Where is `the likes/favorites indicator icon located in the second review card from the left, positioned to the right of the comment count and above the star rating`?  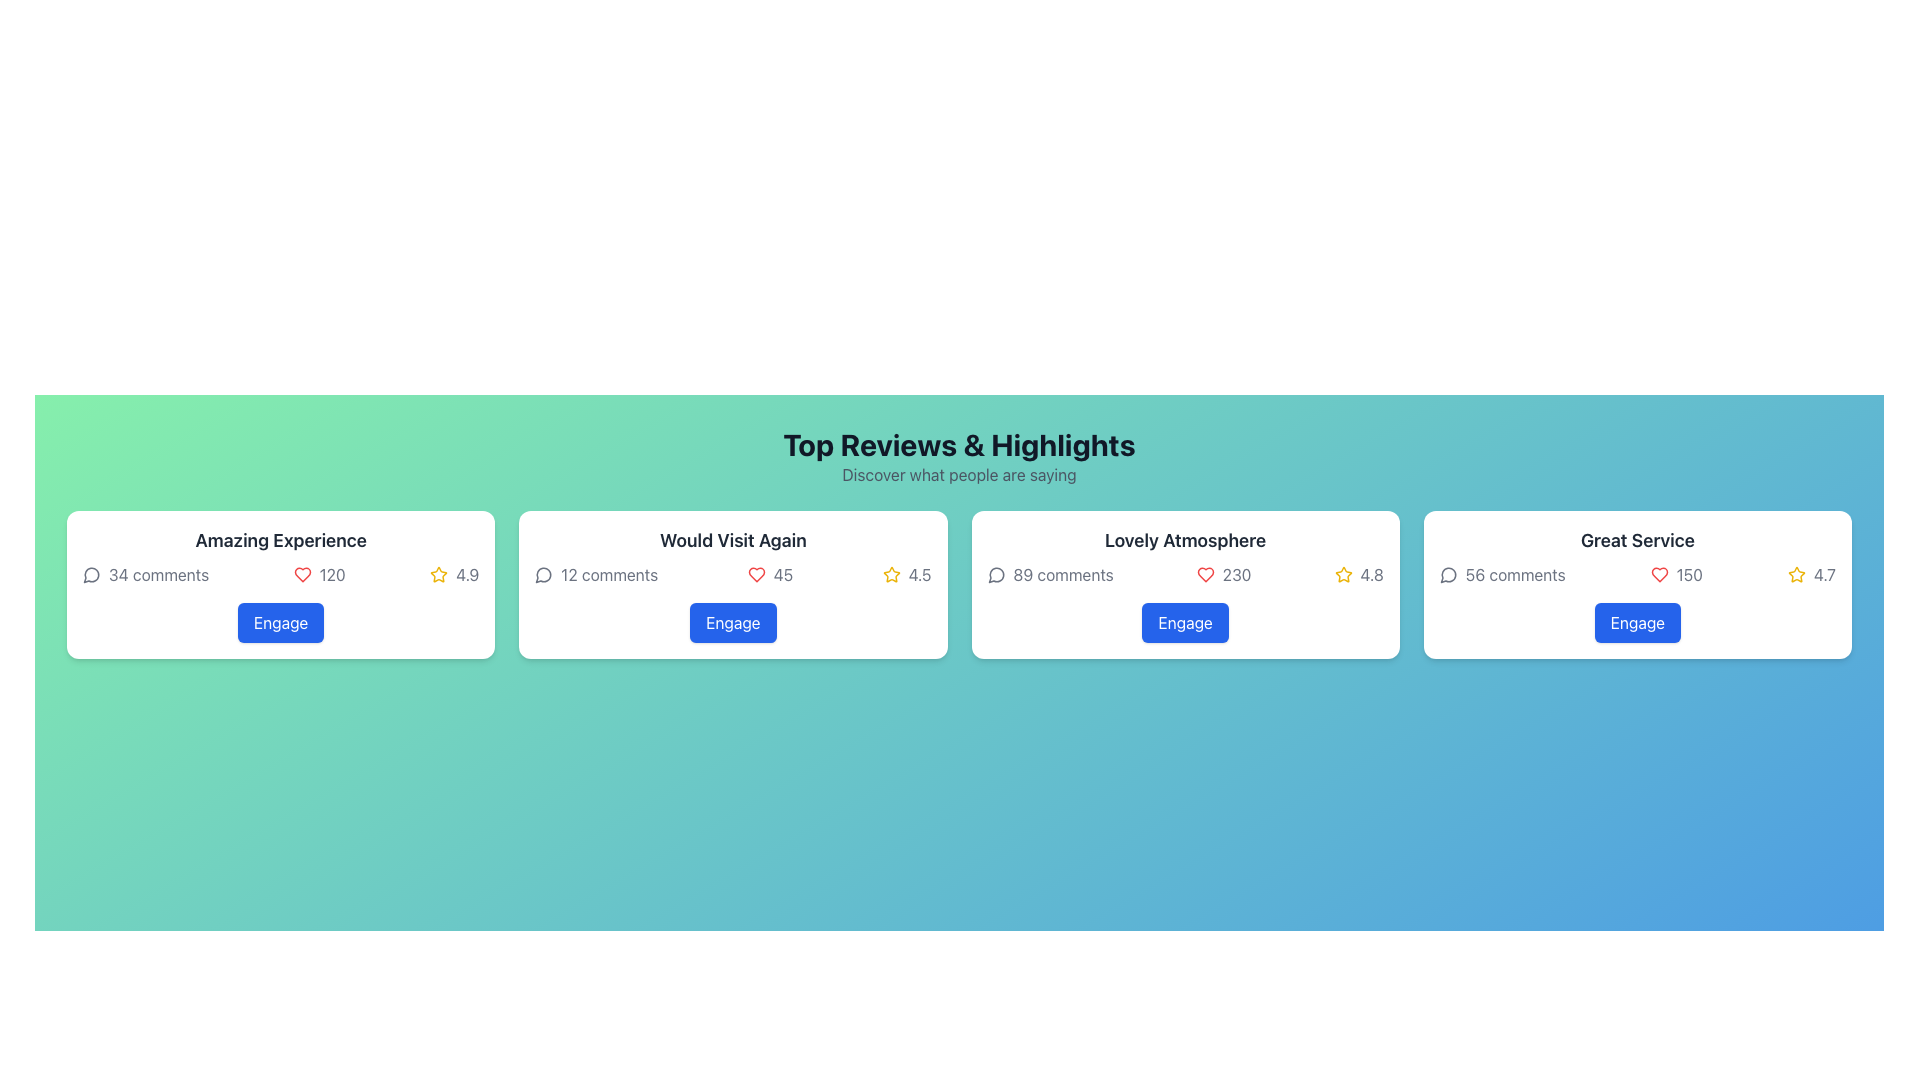
the likes/favorites indicator icon located in the second review card from the left, positioned to the right of the comment count and above the star rating is located at coordinates (755, 574).